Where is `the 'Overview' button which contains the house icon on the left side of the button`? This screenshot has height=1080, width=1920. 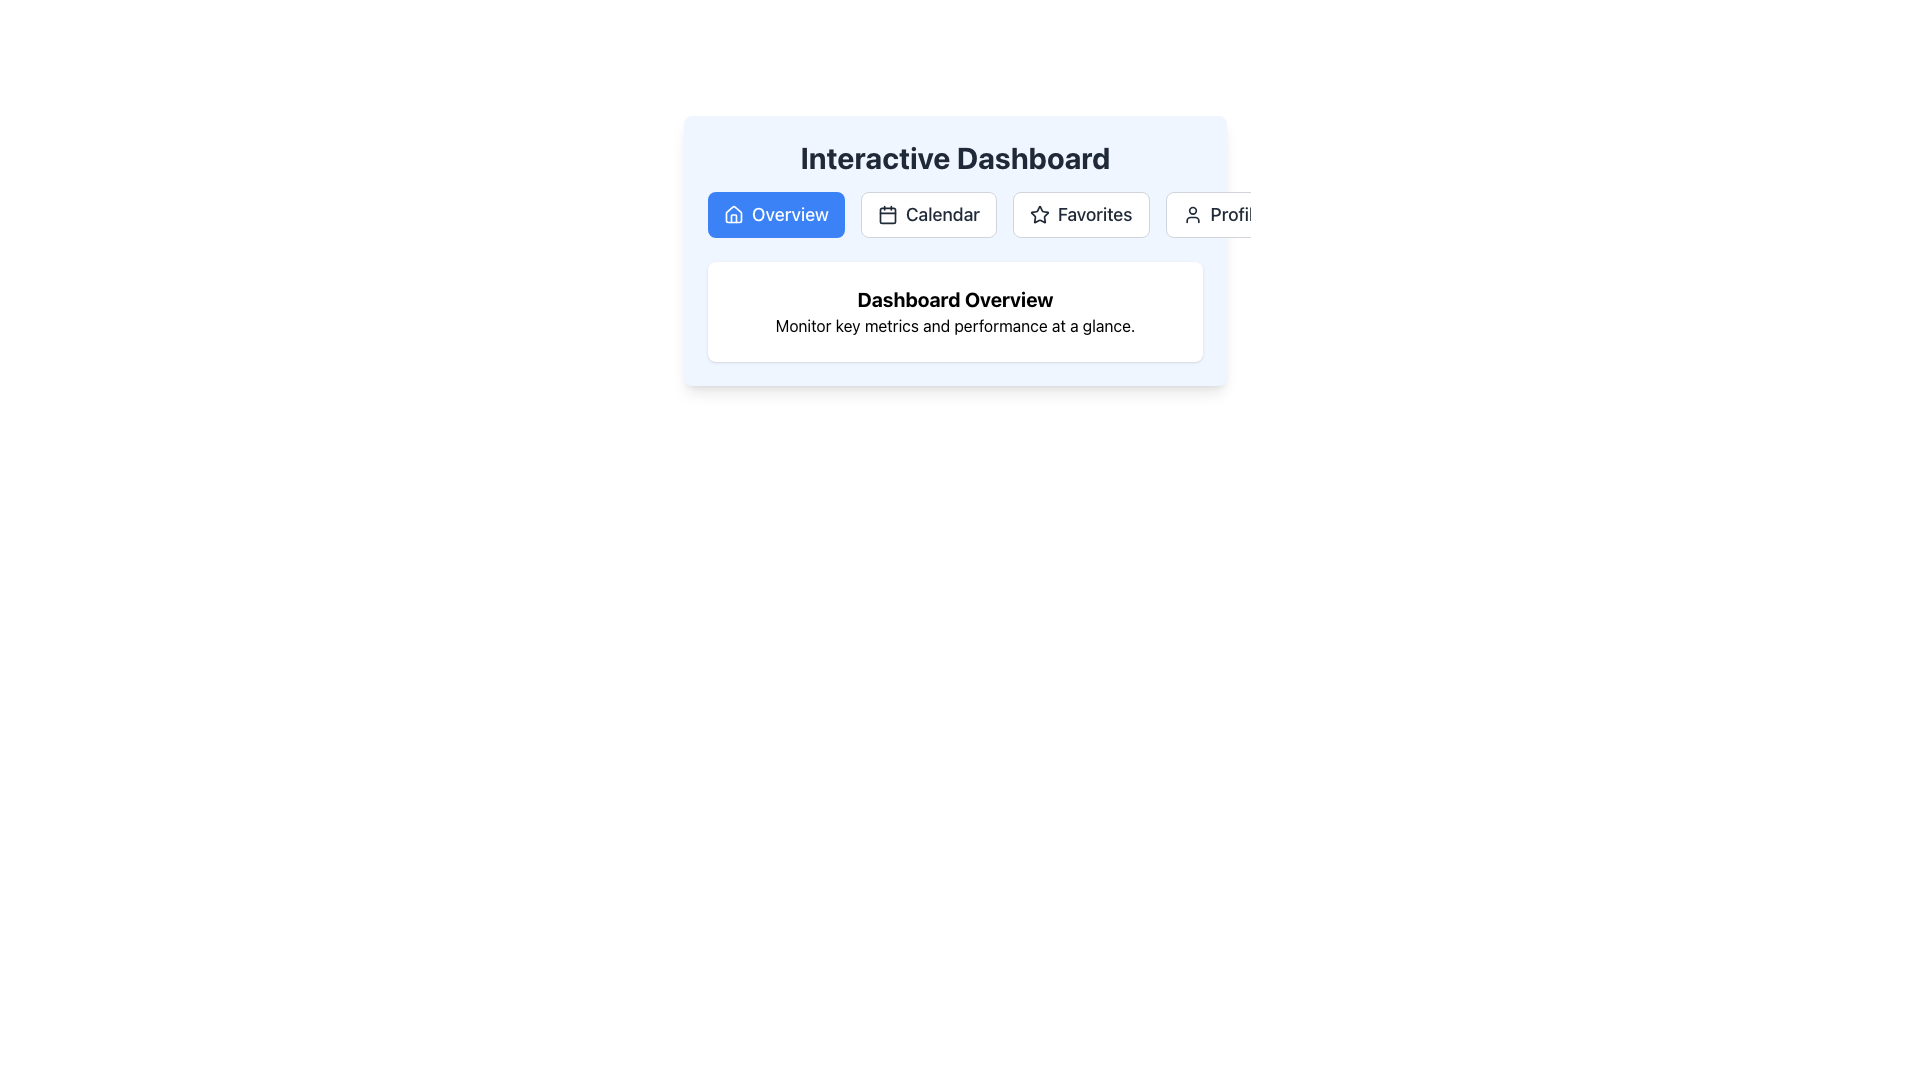
the 'Overview' button which contains the house icon on the left side of the button is located at coordinates (733, 215).